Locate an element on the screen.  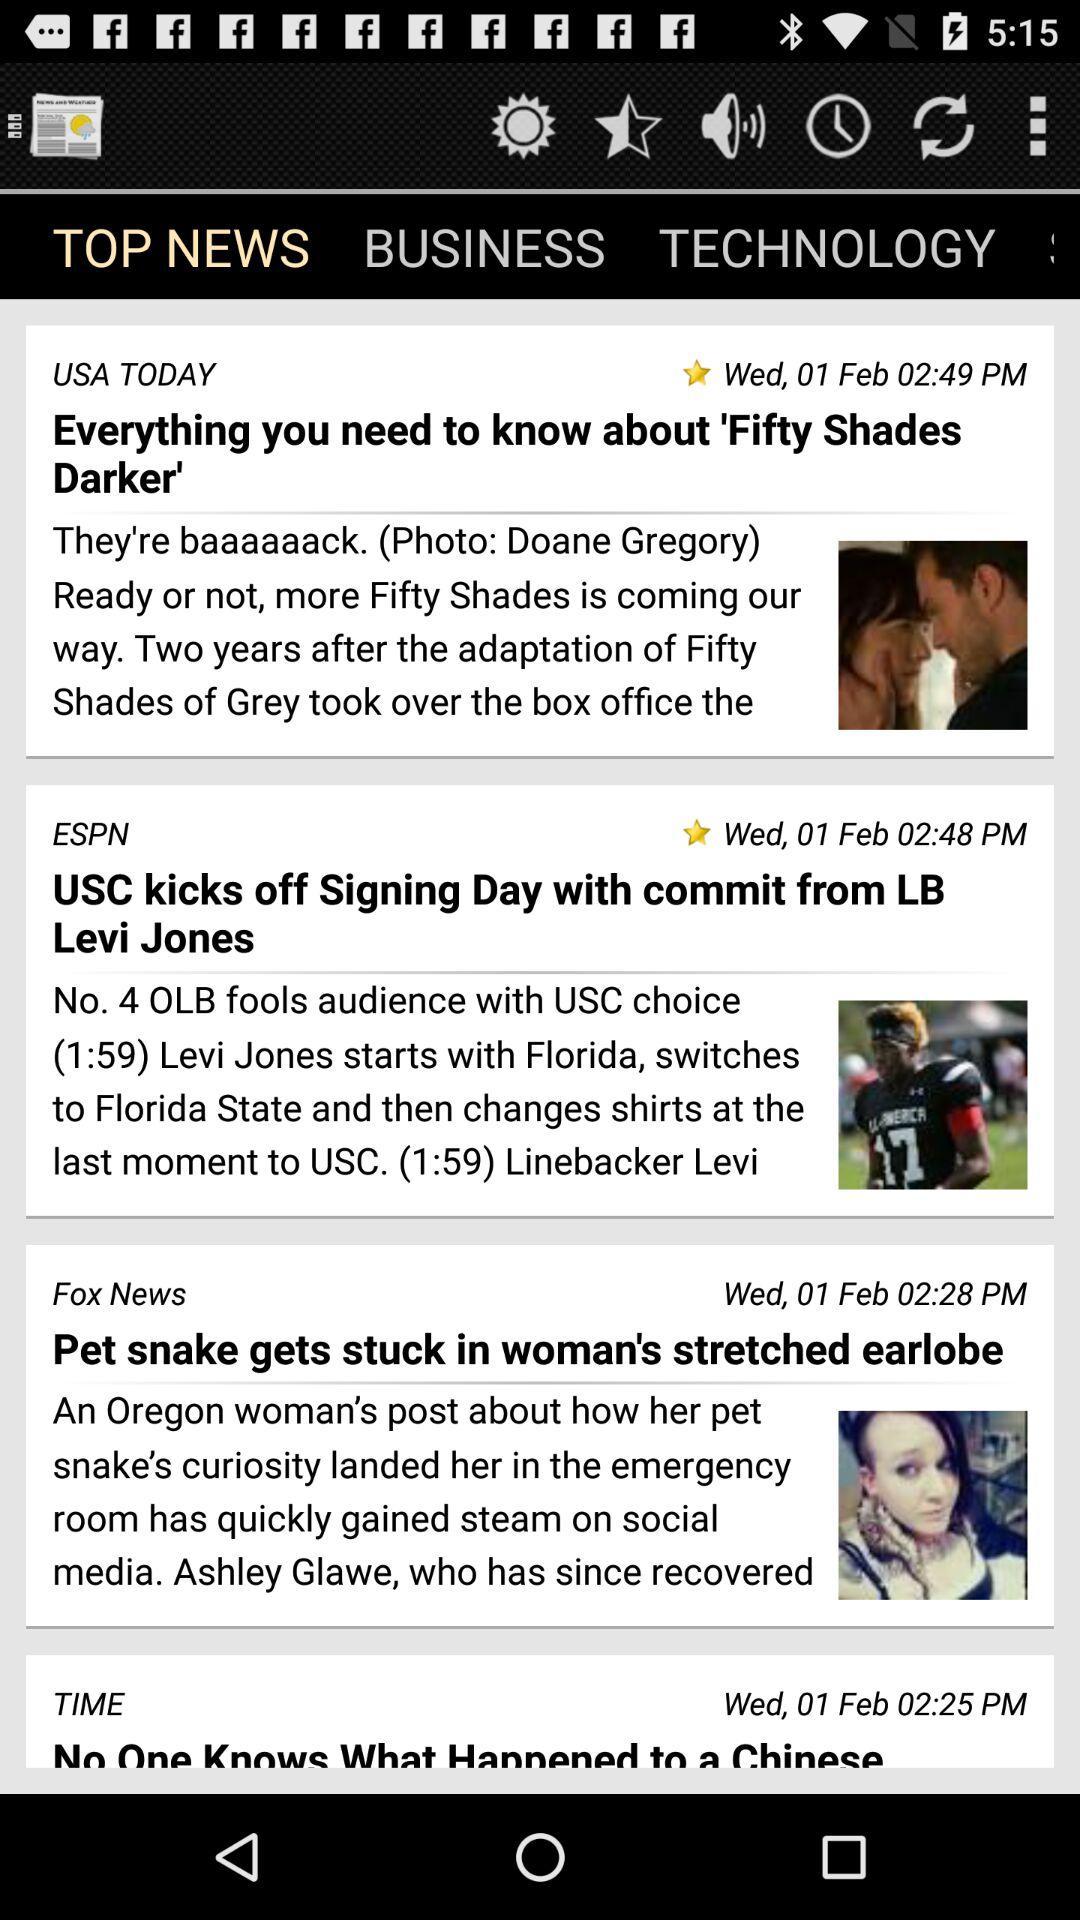
the second image in the page is located at coordinates (933, 1094).